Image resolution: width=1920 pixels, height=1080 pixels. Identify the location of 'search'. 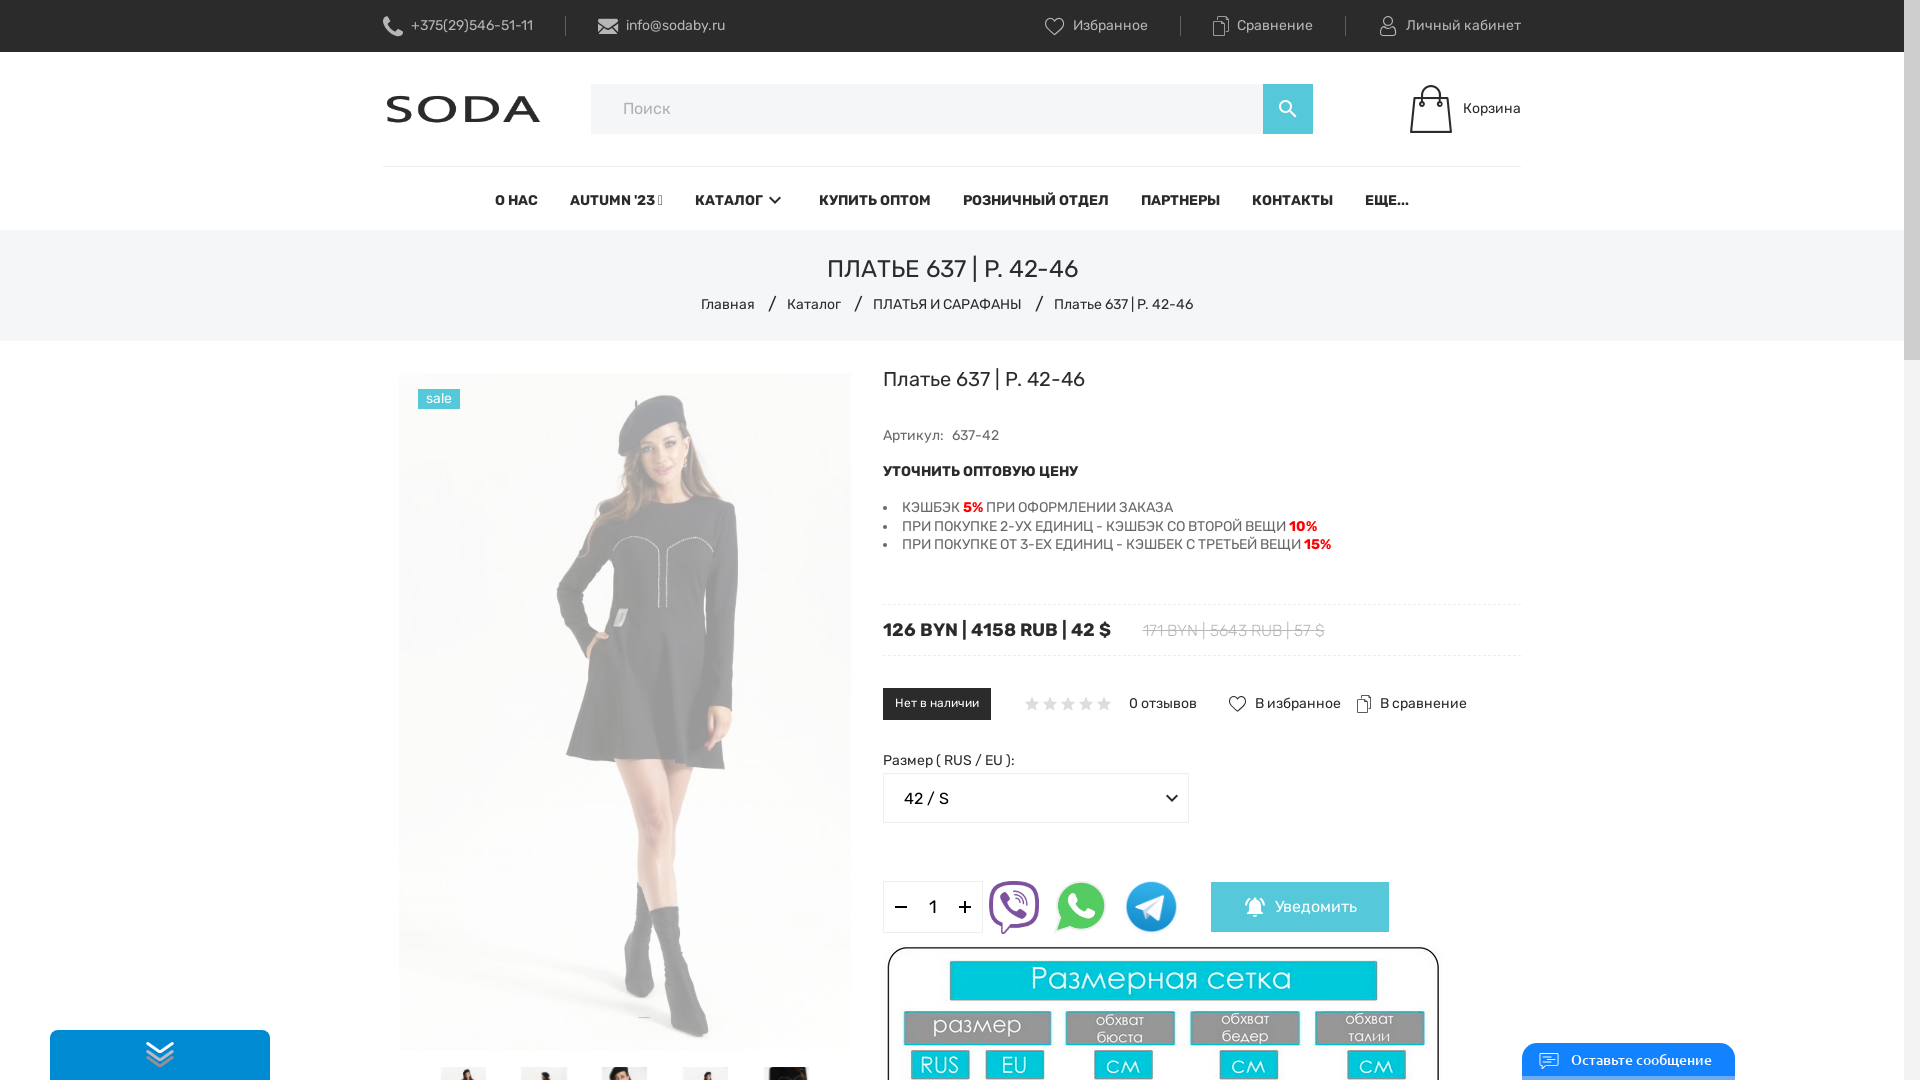
(1287, 108).